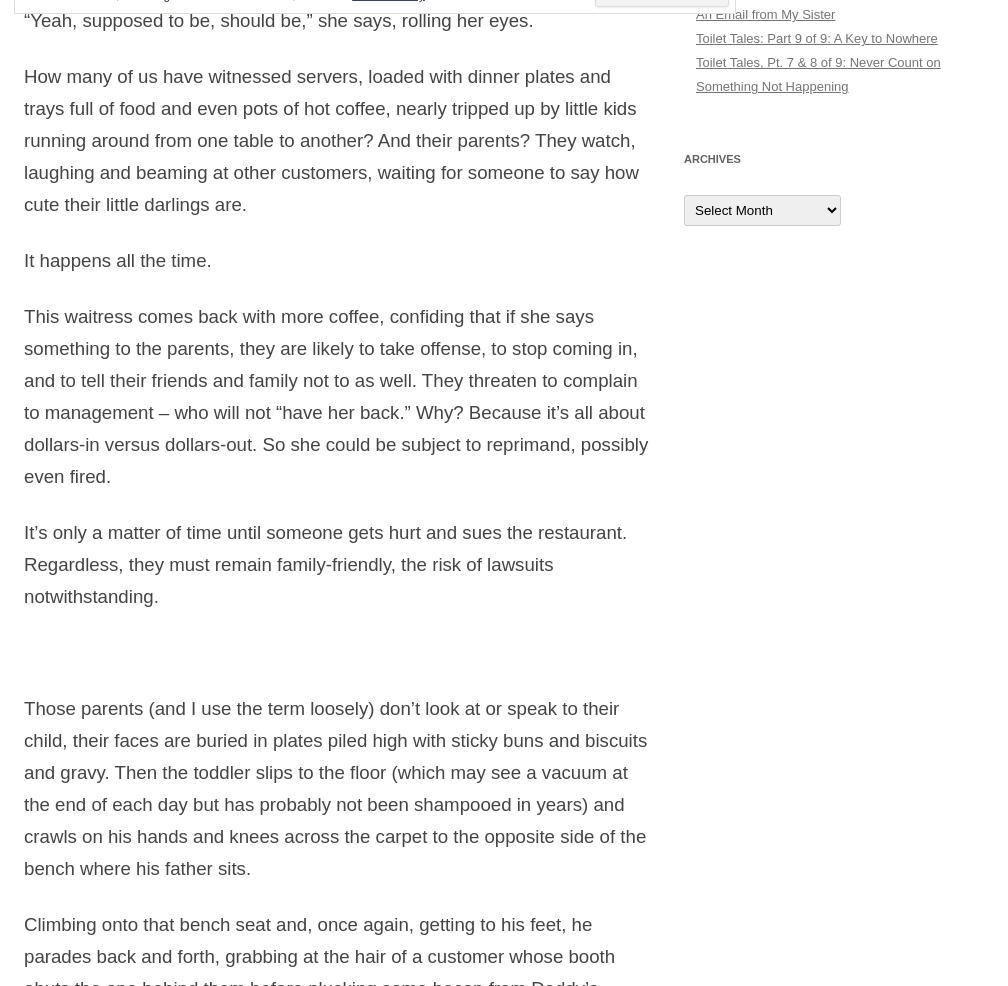 This screenshot has height=986, width=1008. What do you see at coordinates (335, 788) in the screenshot?
I see `'Those parents (and I use the term loosely) don’t look at or speak to their child, their faces are buried in plates piled high with sticky buns and biscuits and gravy. Then the toddler slips to the floor (which may see a vacuum at the end of each day but has probably not been shampooed in years) and crawls on his hands and knees across the carpet to the opposite side of the bench where his father sits.'` at bounding box center [335, 788].